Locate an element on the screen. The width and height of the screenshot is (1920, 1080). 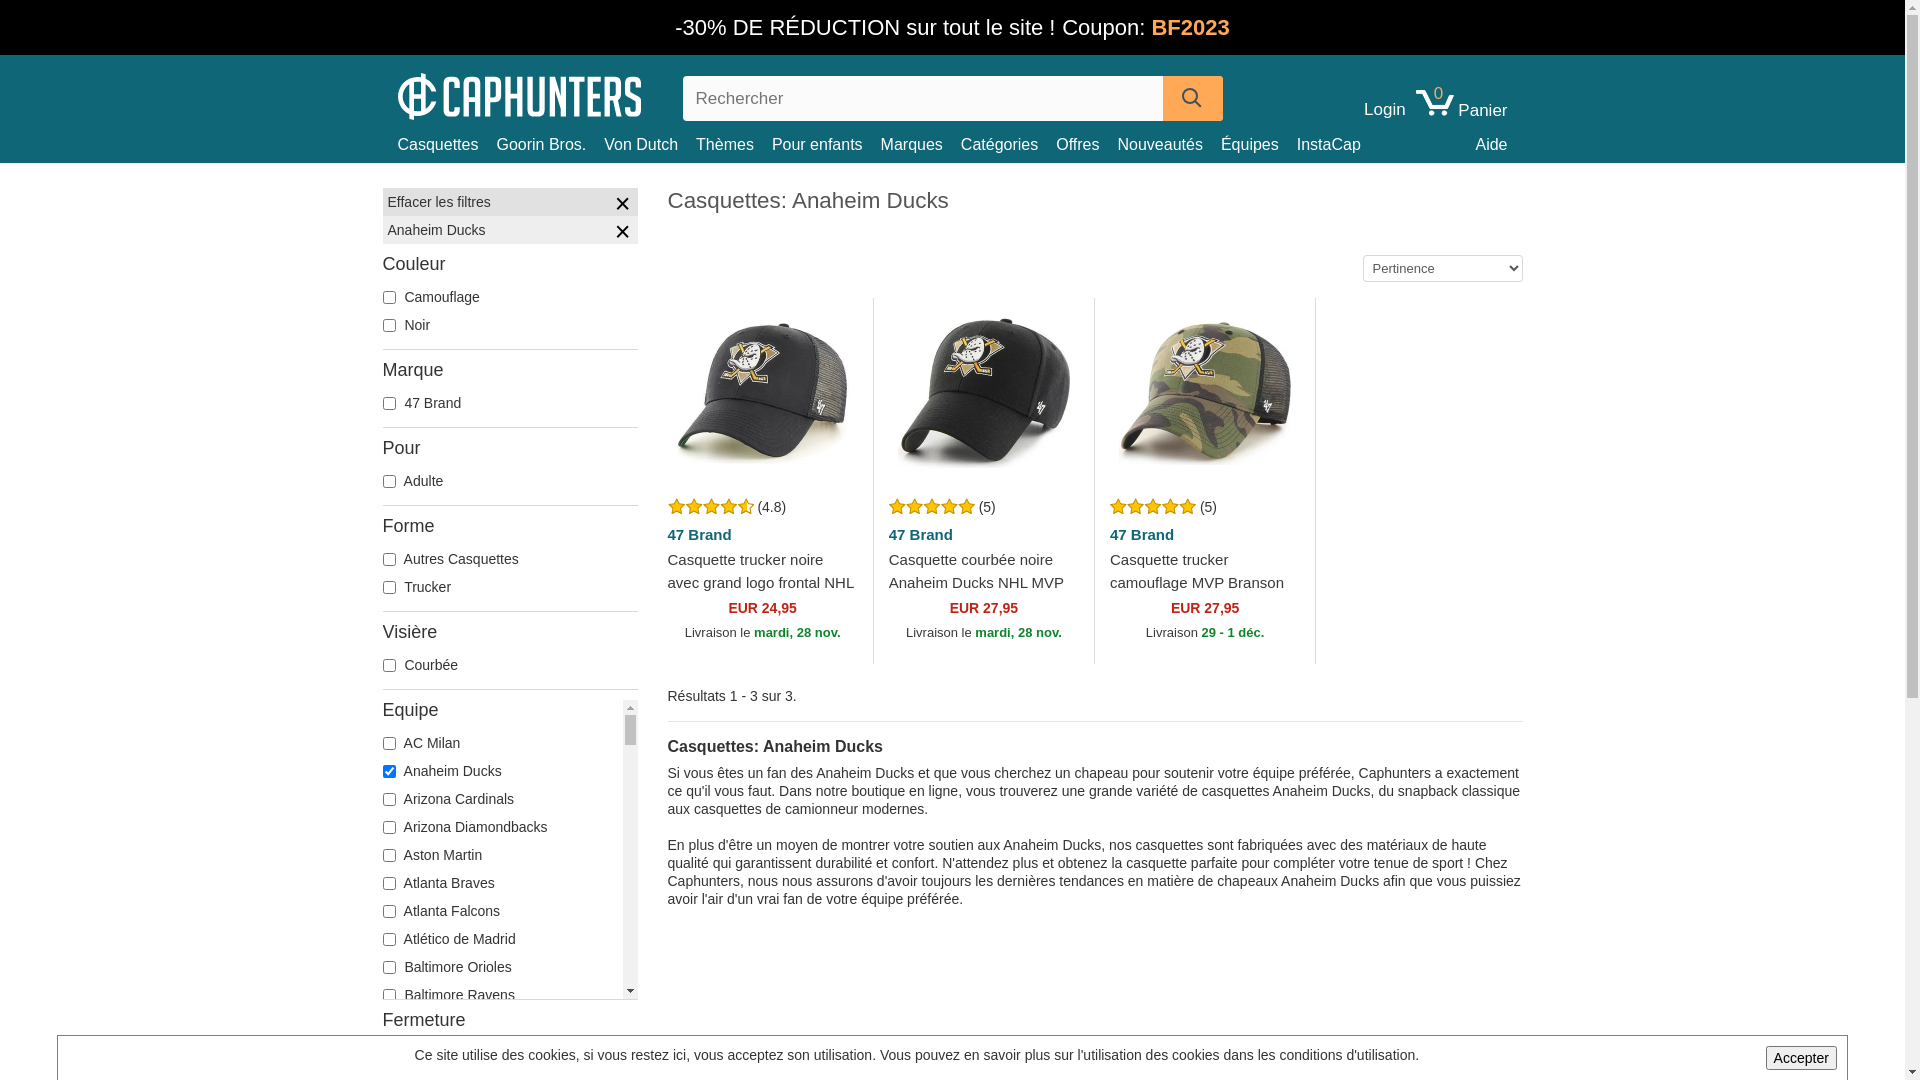
'Marques' is located at coordinates (880, 143).